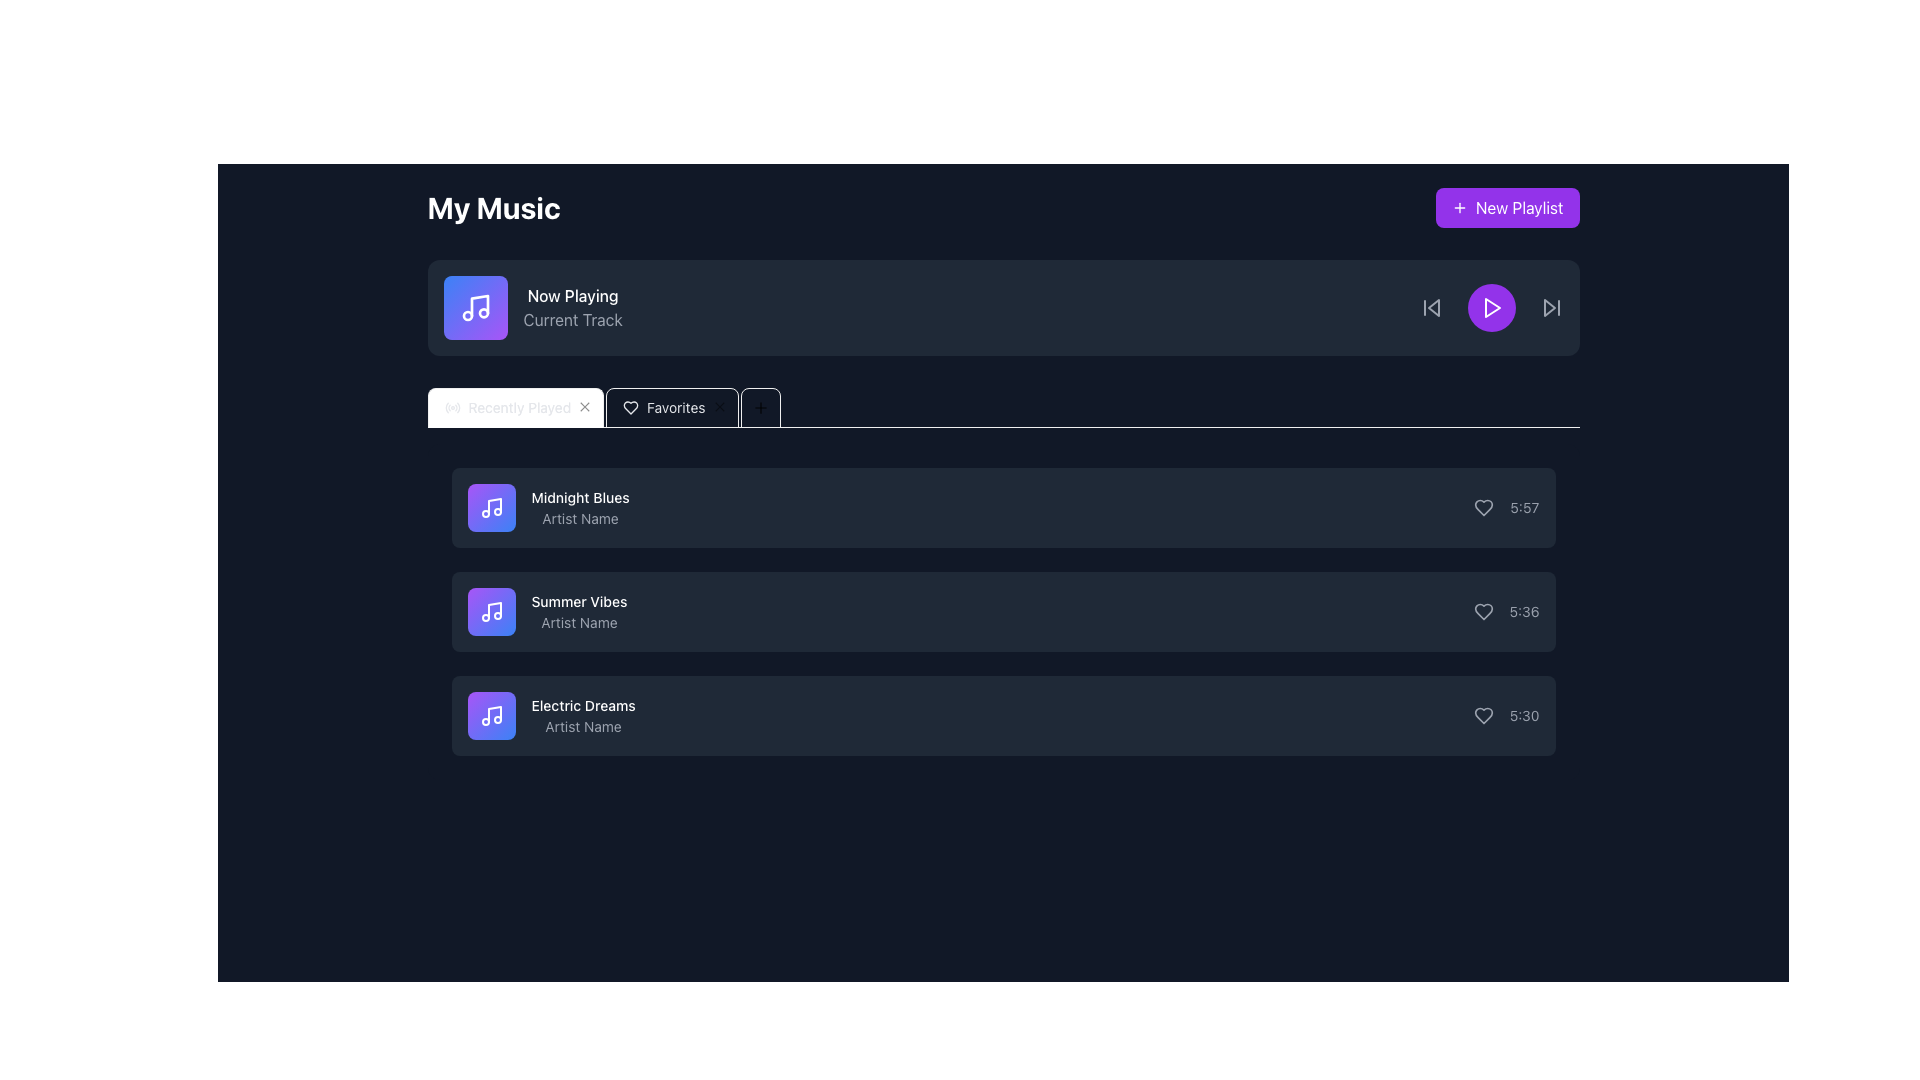  I want to click on the second music track or album entry in the 'My Music' list, so click(547, 611).